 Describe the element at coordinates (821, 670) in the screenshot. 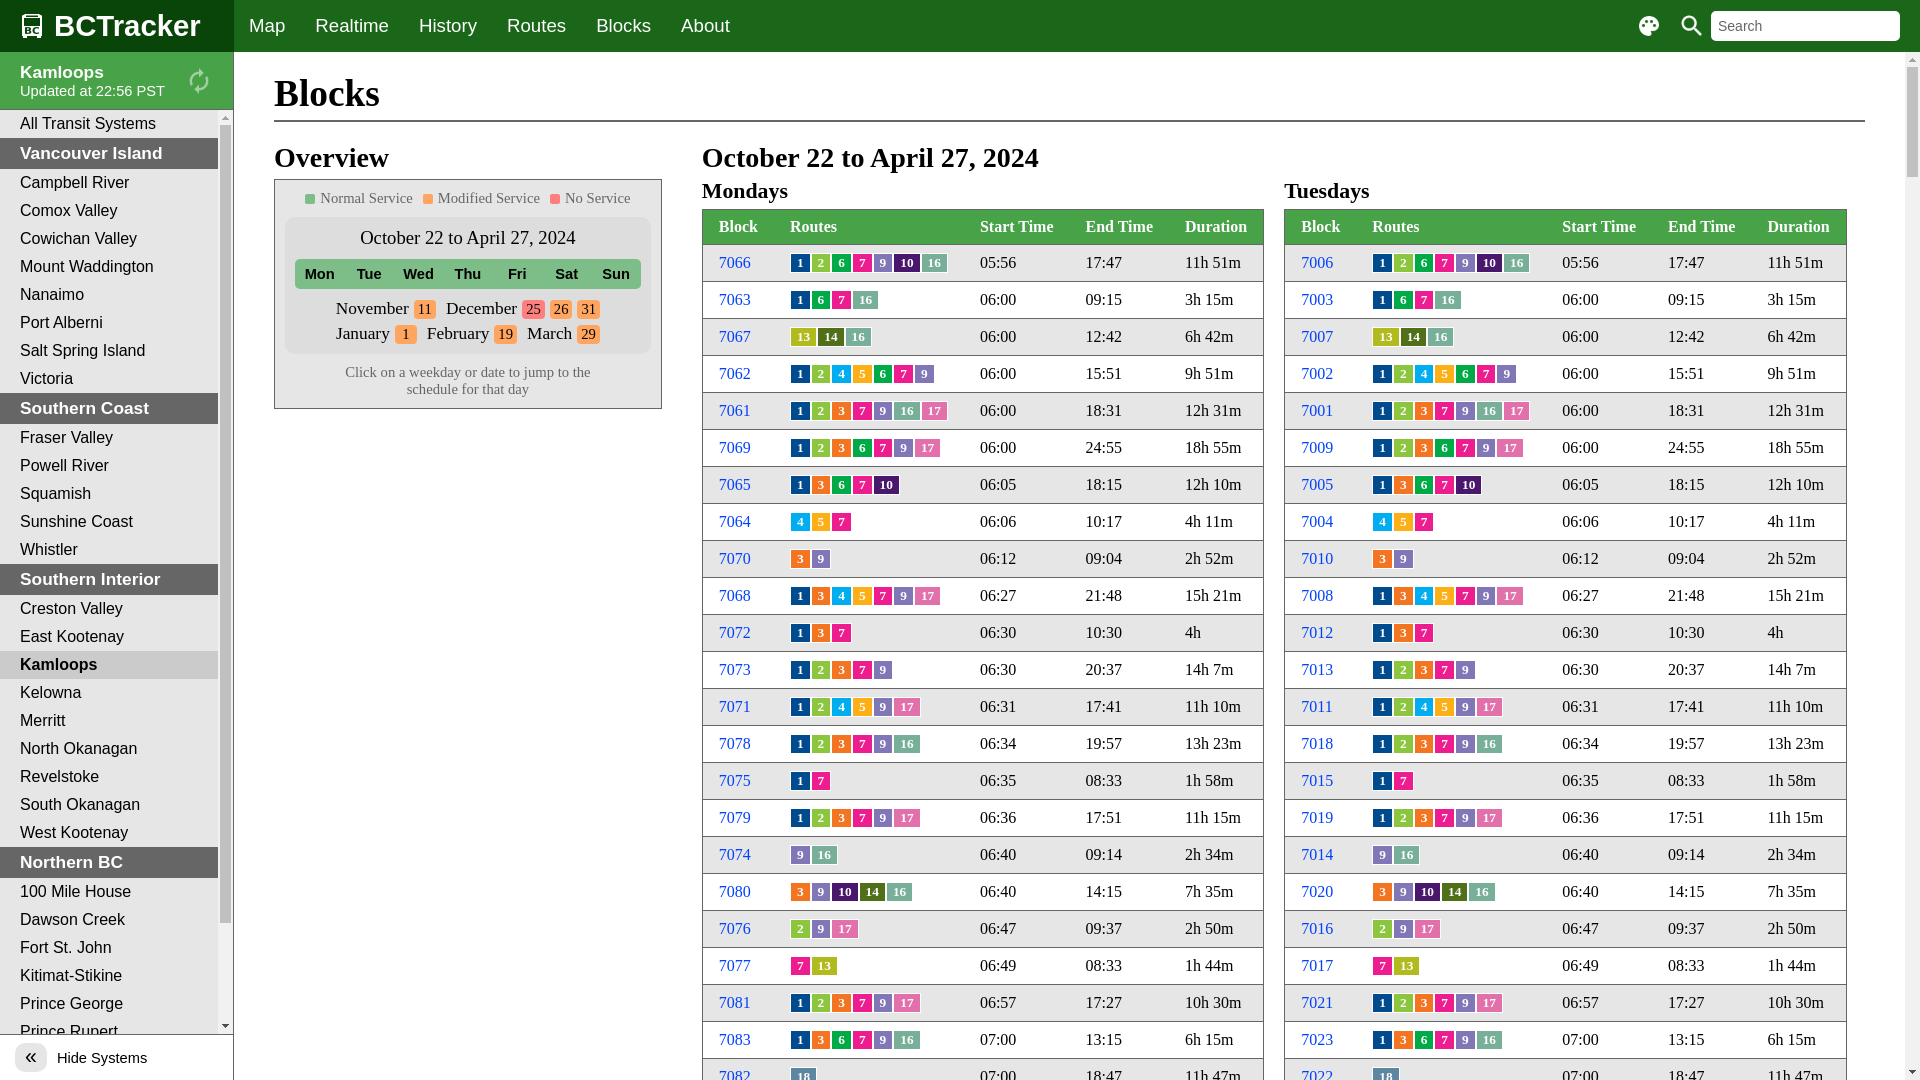

I see `'2'` at that location.